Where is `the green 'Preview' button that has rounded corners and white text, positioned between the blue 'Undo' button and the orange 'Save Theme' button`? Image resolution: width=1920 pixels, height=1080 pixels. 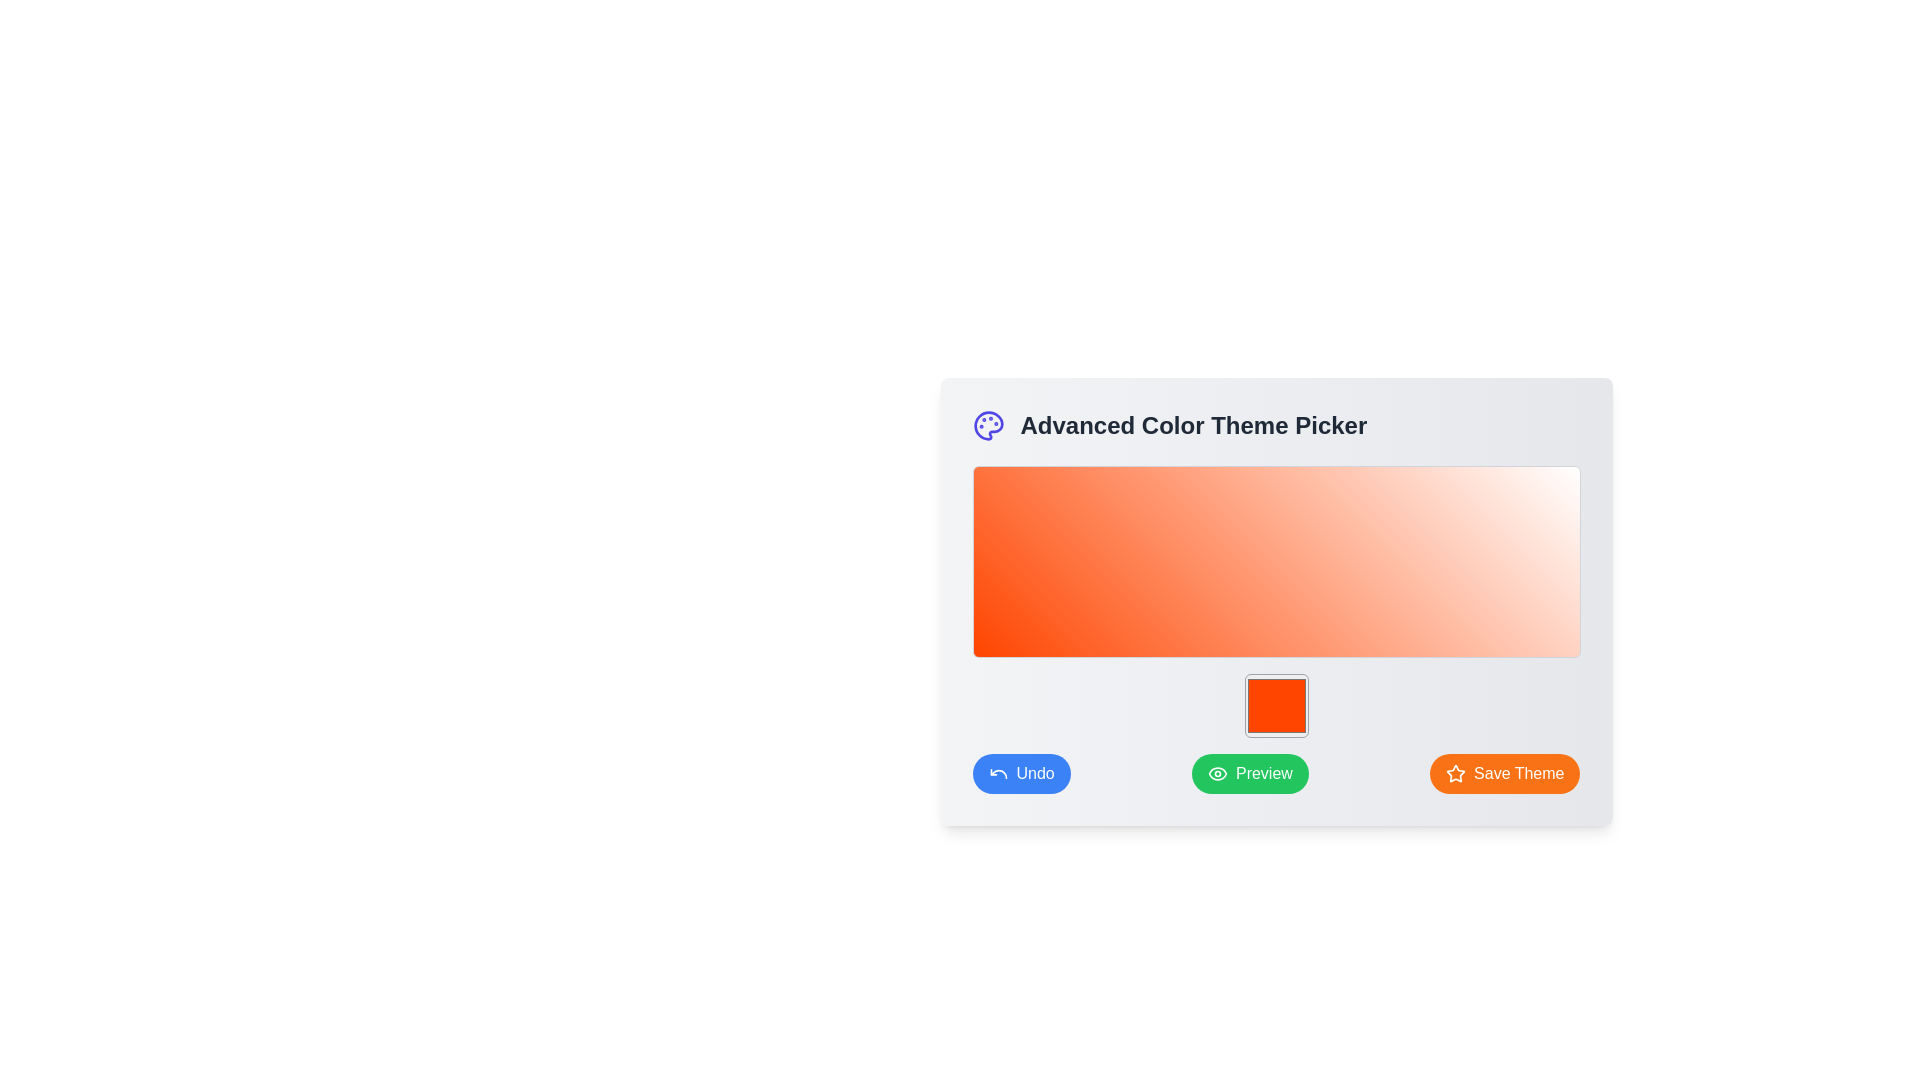
the green 'Preview' button that has rounded corners and white text, positioned between the blue 'Undo' button and the orange 'Save Theme' button is located at coordinates (1275, 773).